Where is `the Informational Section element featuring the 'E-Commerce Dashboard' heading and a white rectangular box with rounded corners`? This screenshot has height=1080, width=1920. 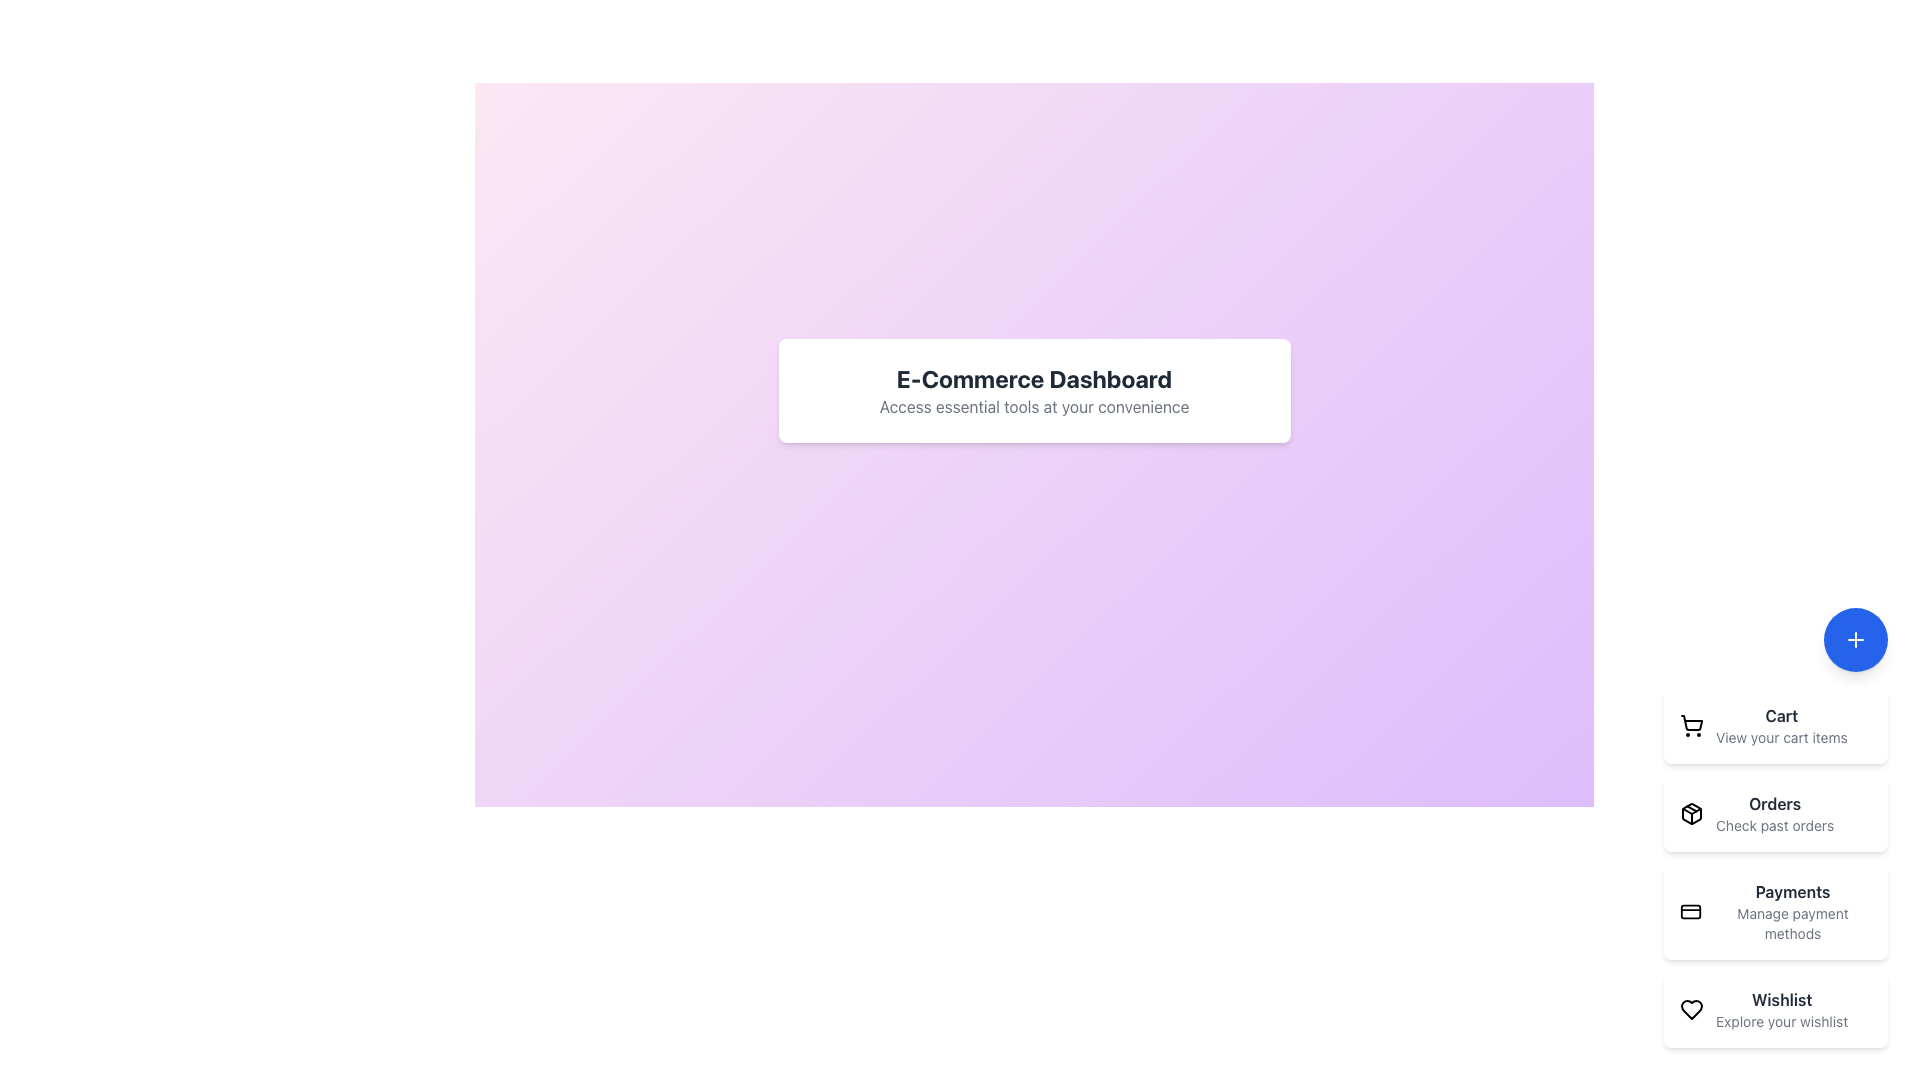
the Informational Section element featuring the 'E-Commerce Dashboard' heading and a white rectangular box with rounded corners is located at coordinates (1034, 390).